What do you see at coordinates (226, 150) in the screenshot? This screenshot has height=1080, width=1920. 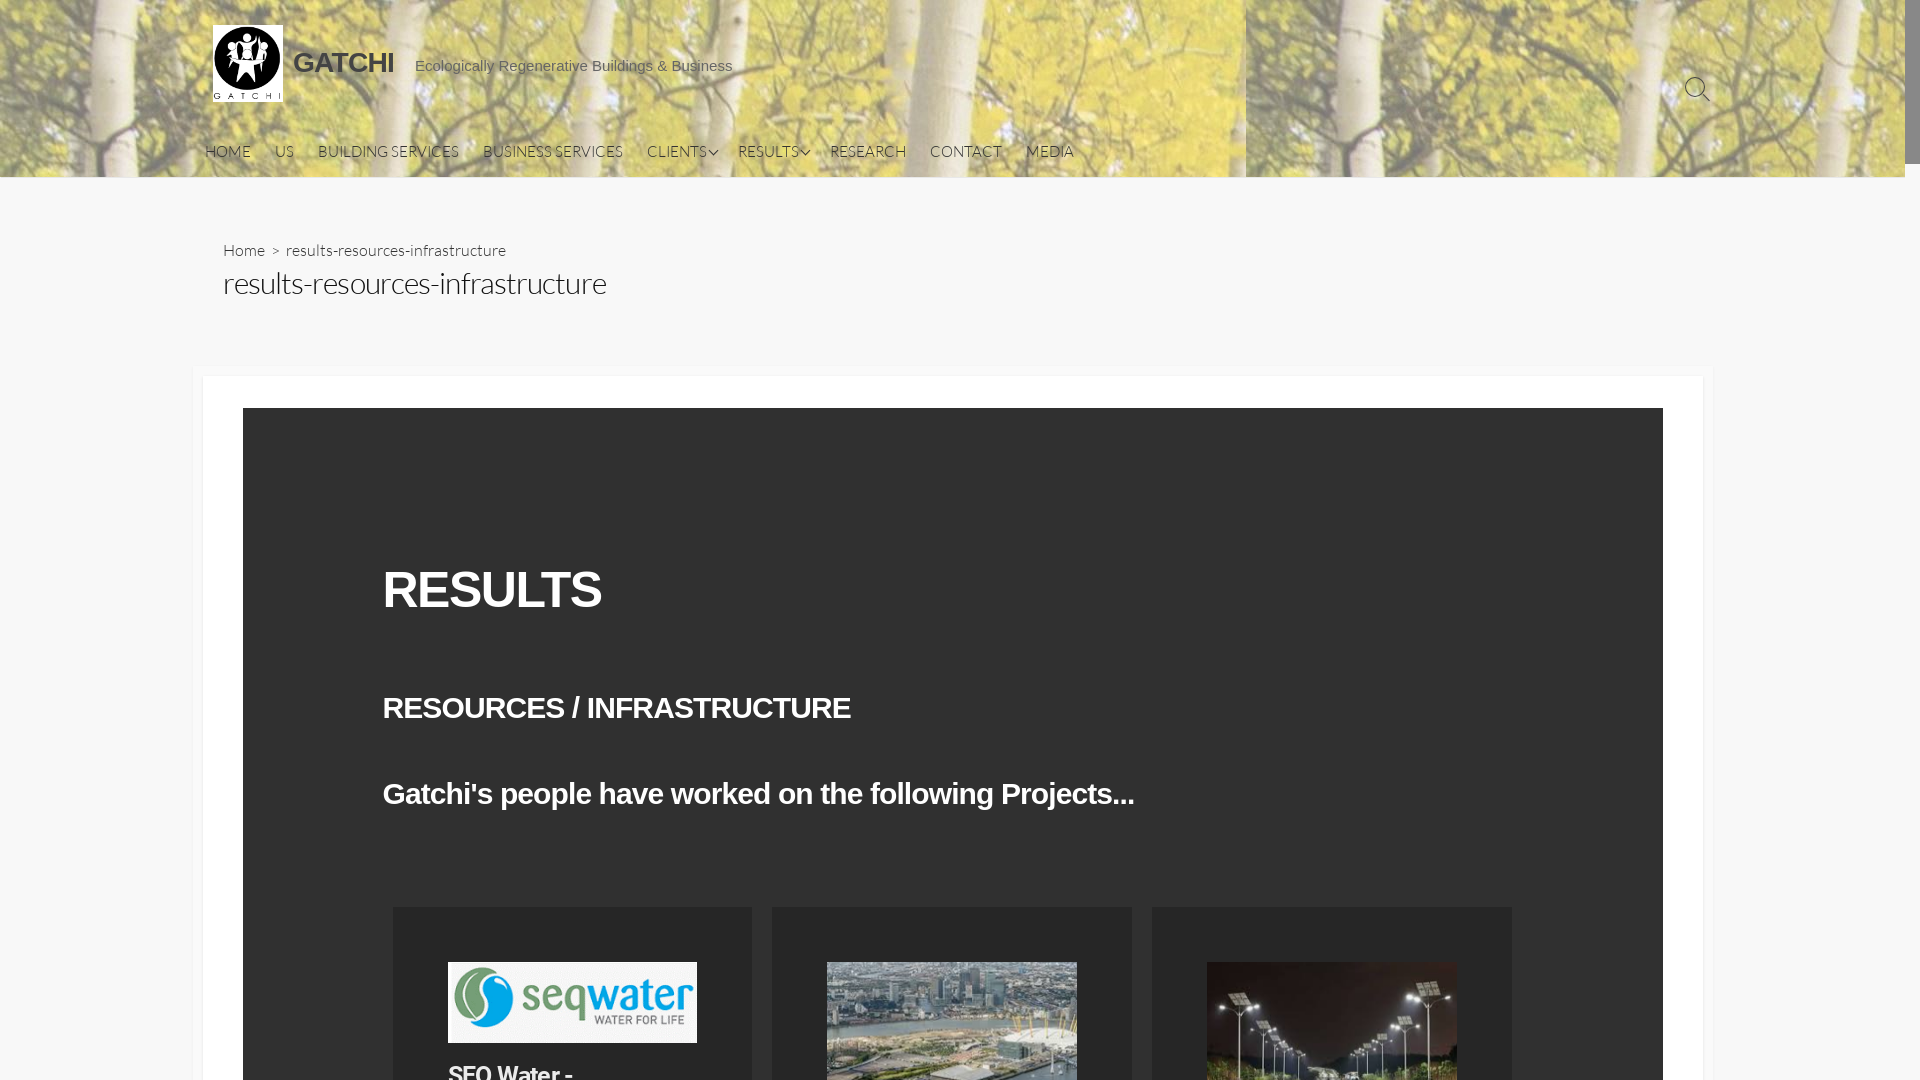 I see `'HOME'` at bounding box center [226, 150].